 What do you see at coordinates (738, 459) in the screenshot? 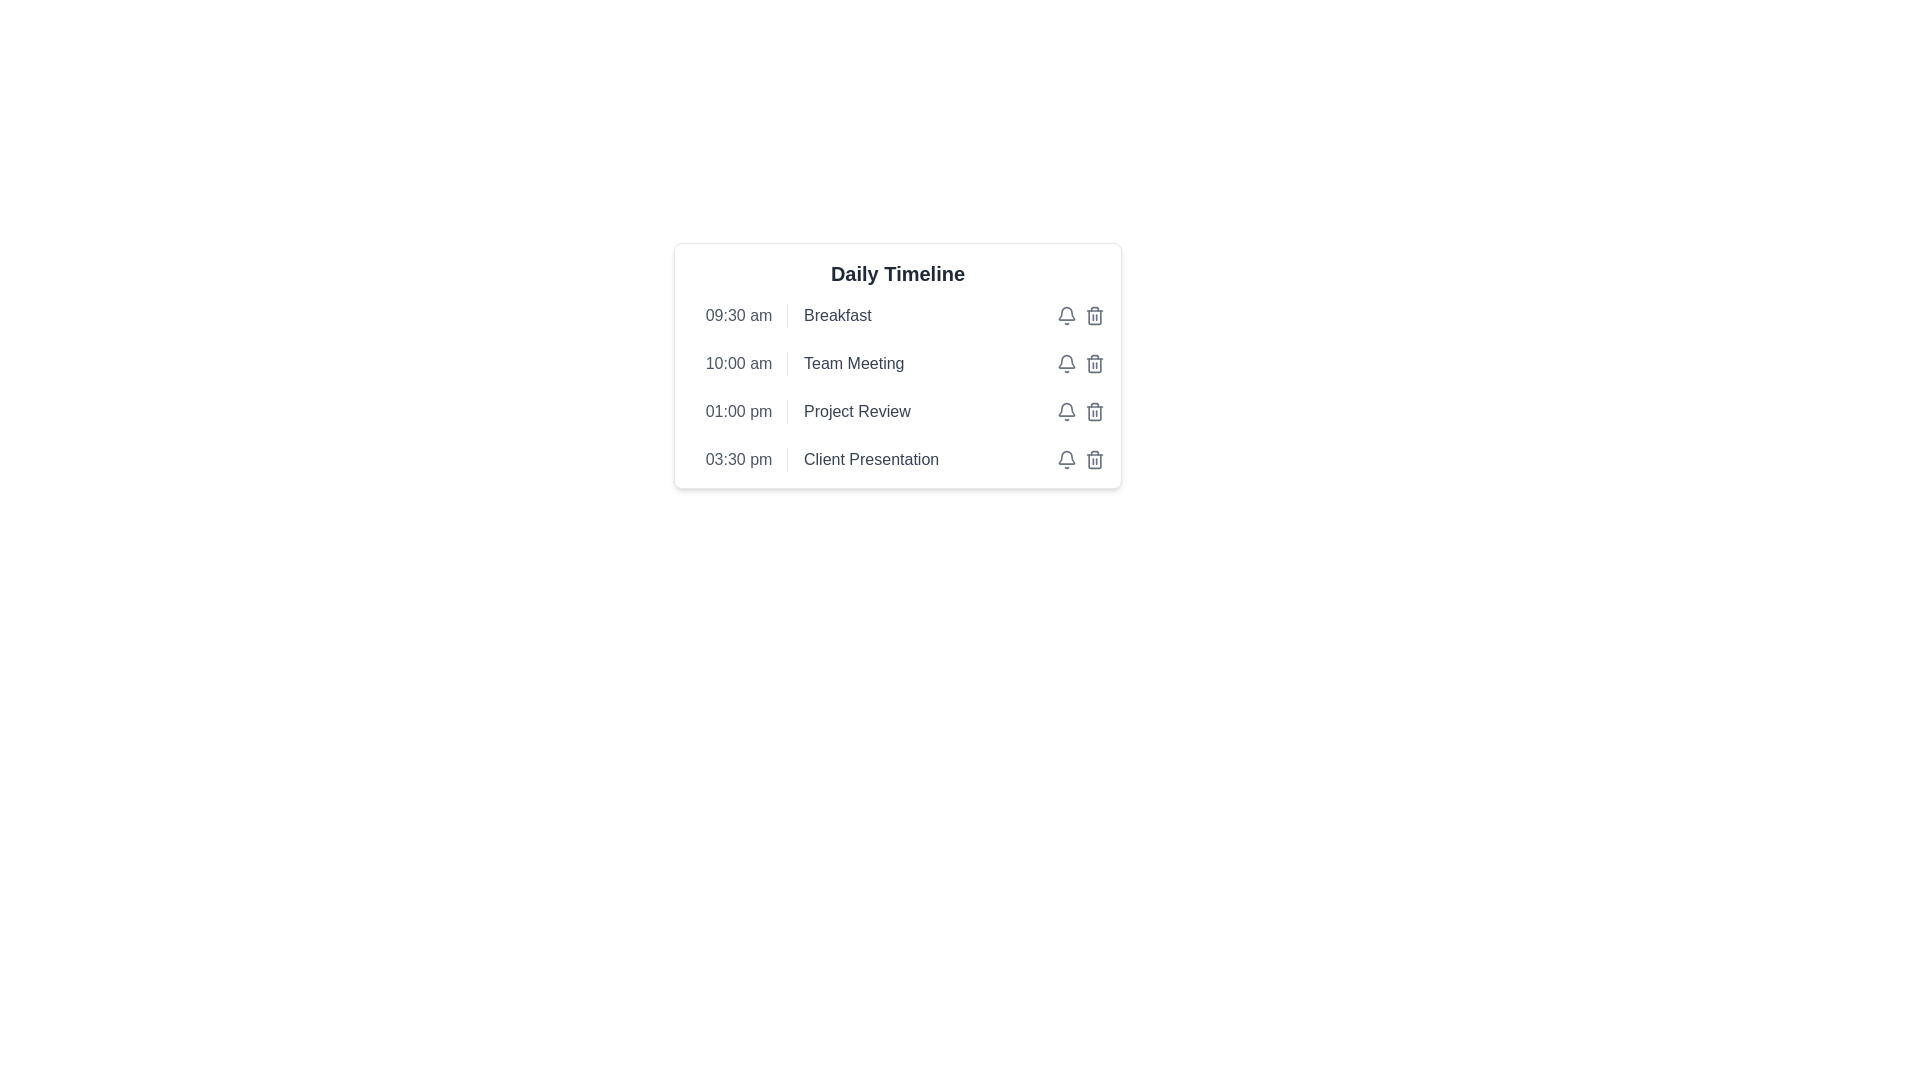
I see `the text label displaying '03:30 pm'` at bounding box center [738, 459].